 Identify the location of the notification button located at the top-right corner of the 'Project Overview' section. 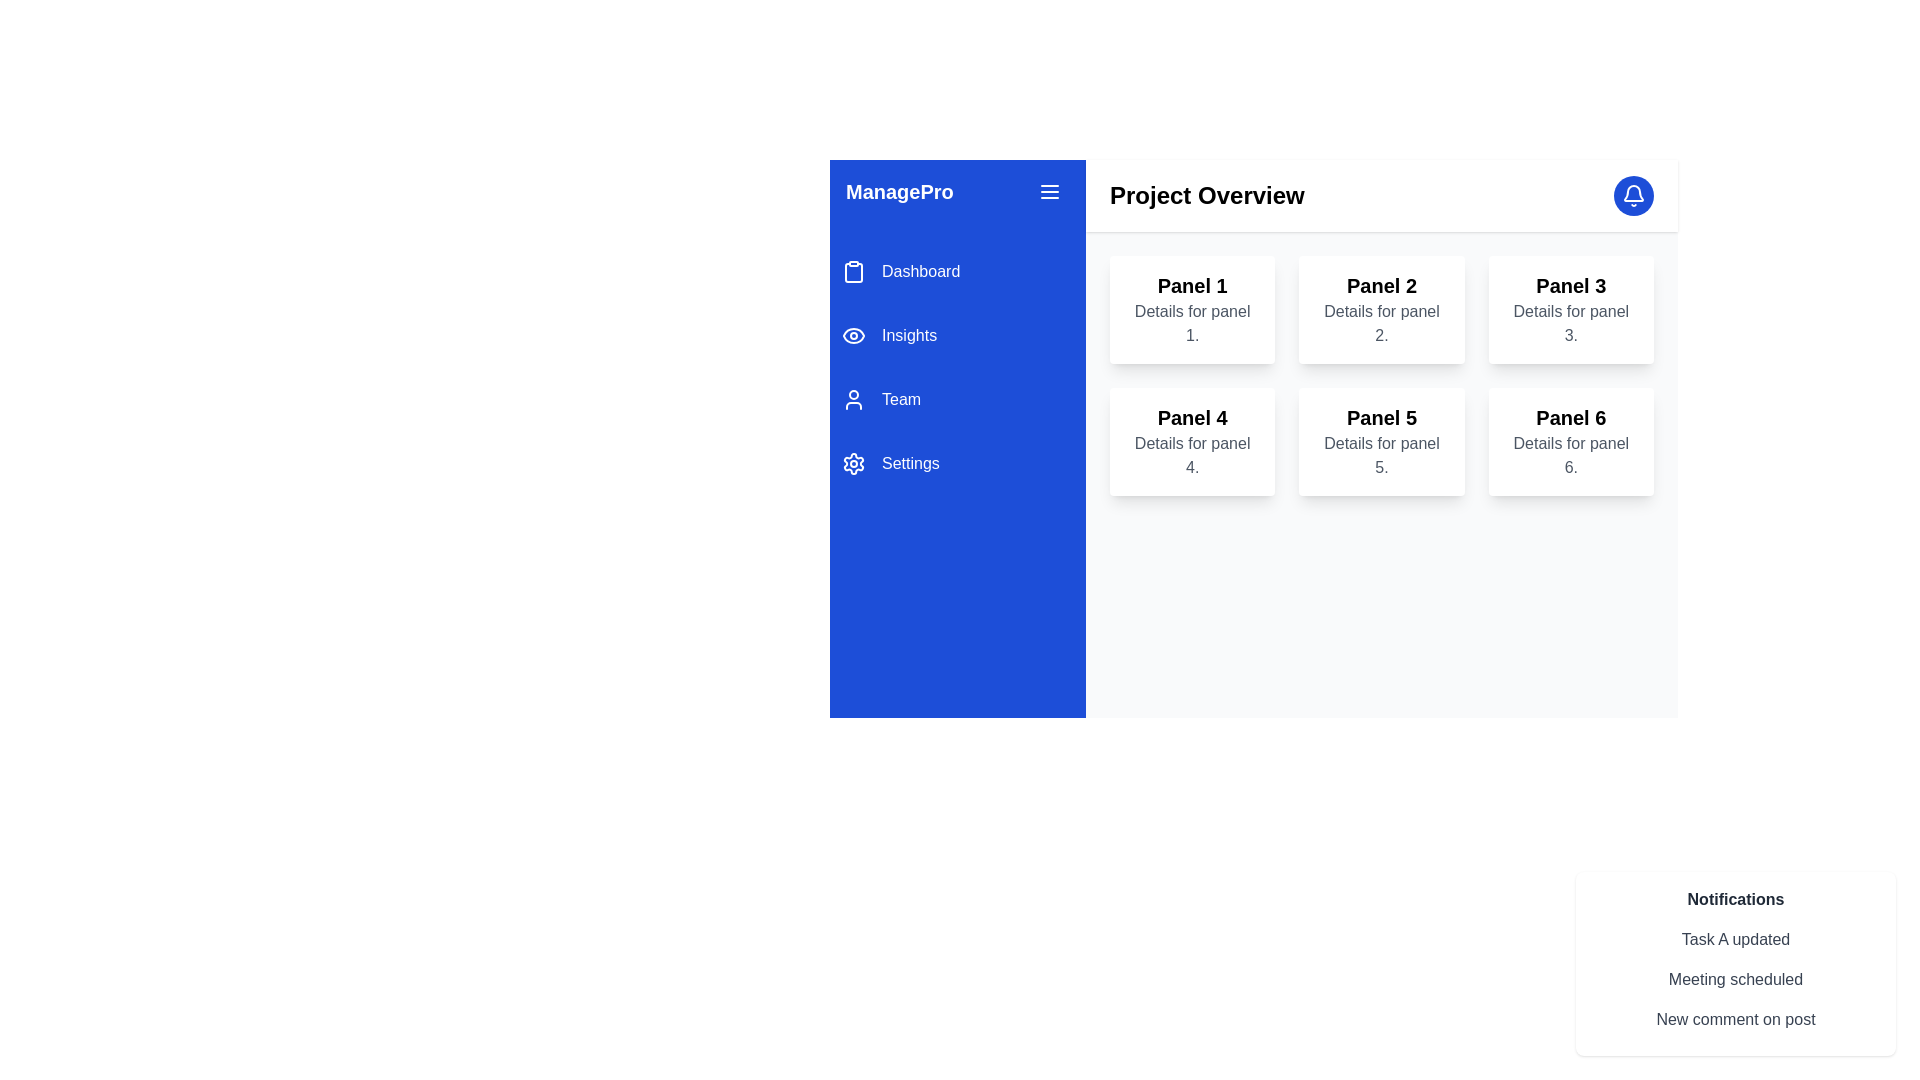
(1633, 196).